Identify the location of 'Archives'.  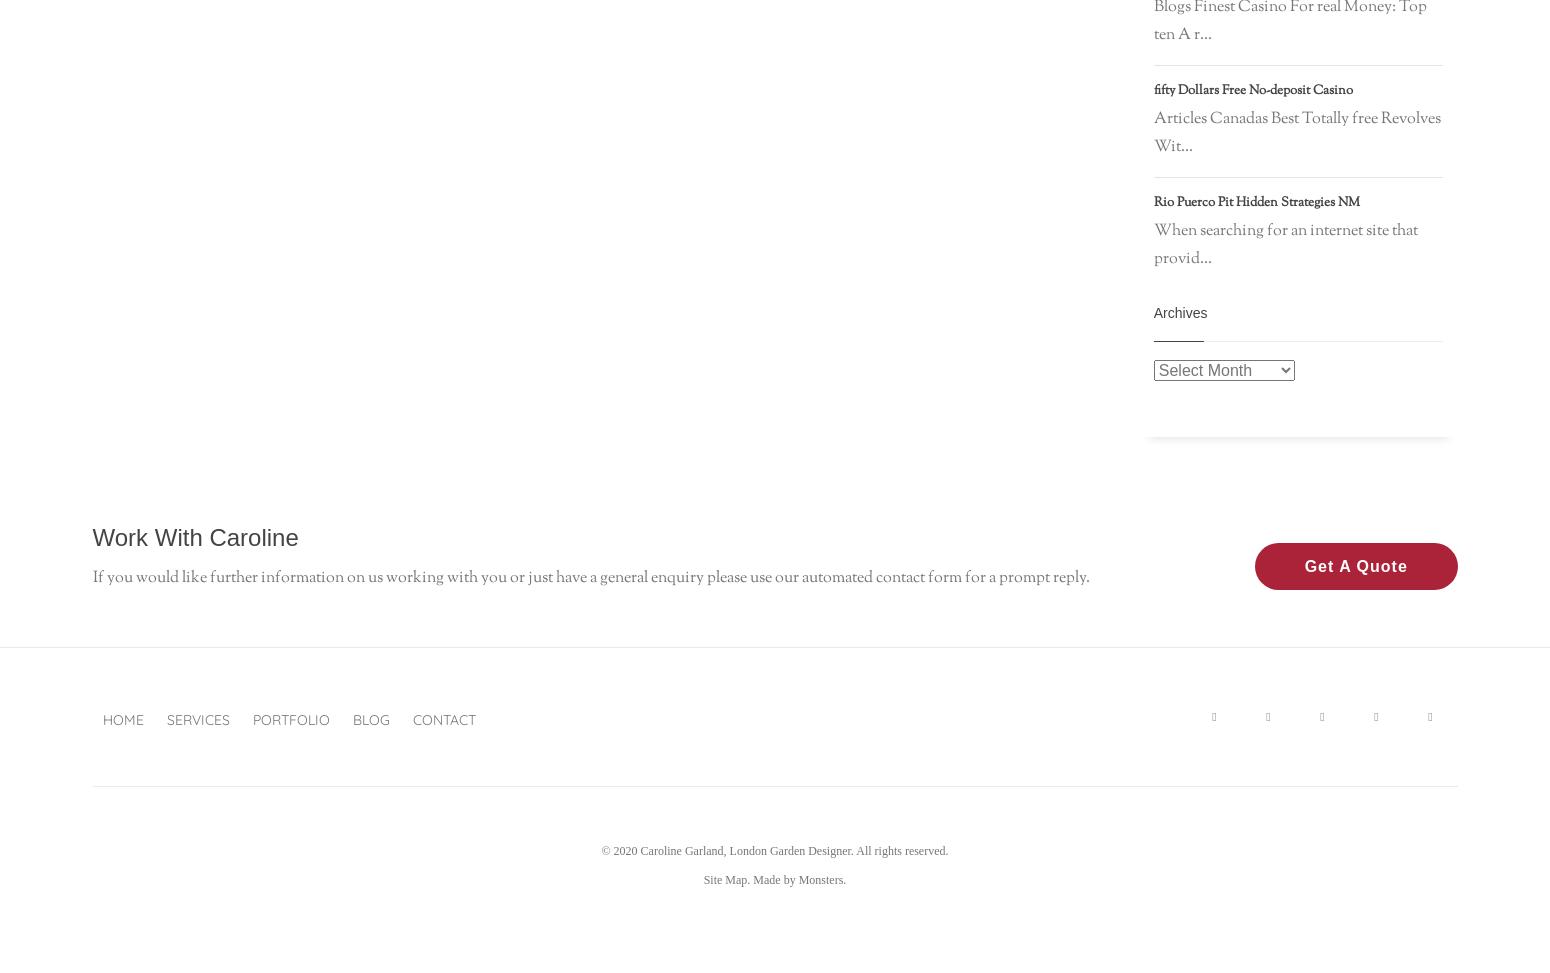
(1180, 313).